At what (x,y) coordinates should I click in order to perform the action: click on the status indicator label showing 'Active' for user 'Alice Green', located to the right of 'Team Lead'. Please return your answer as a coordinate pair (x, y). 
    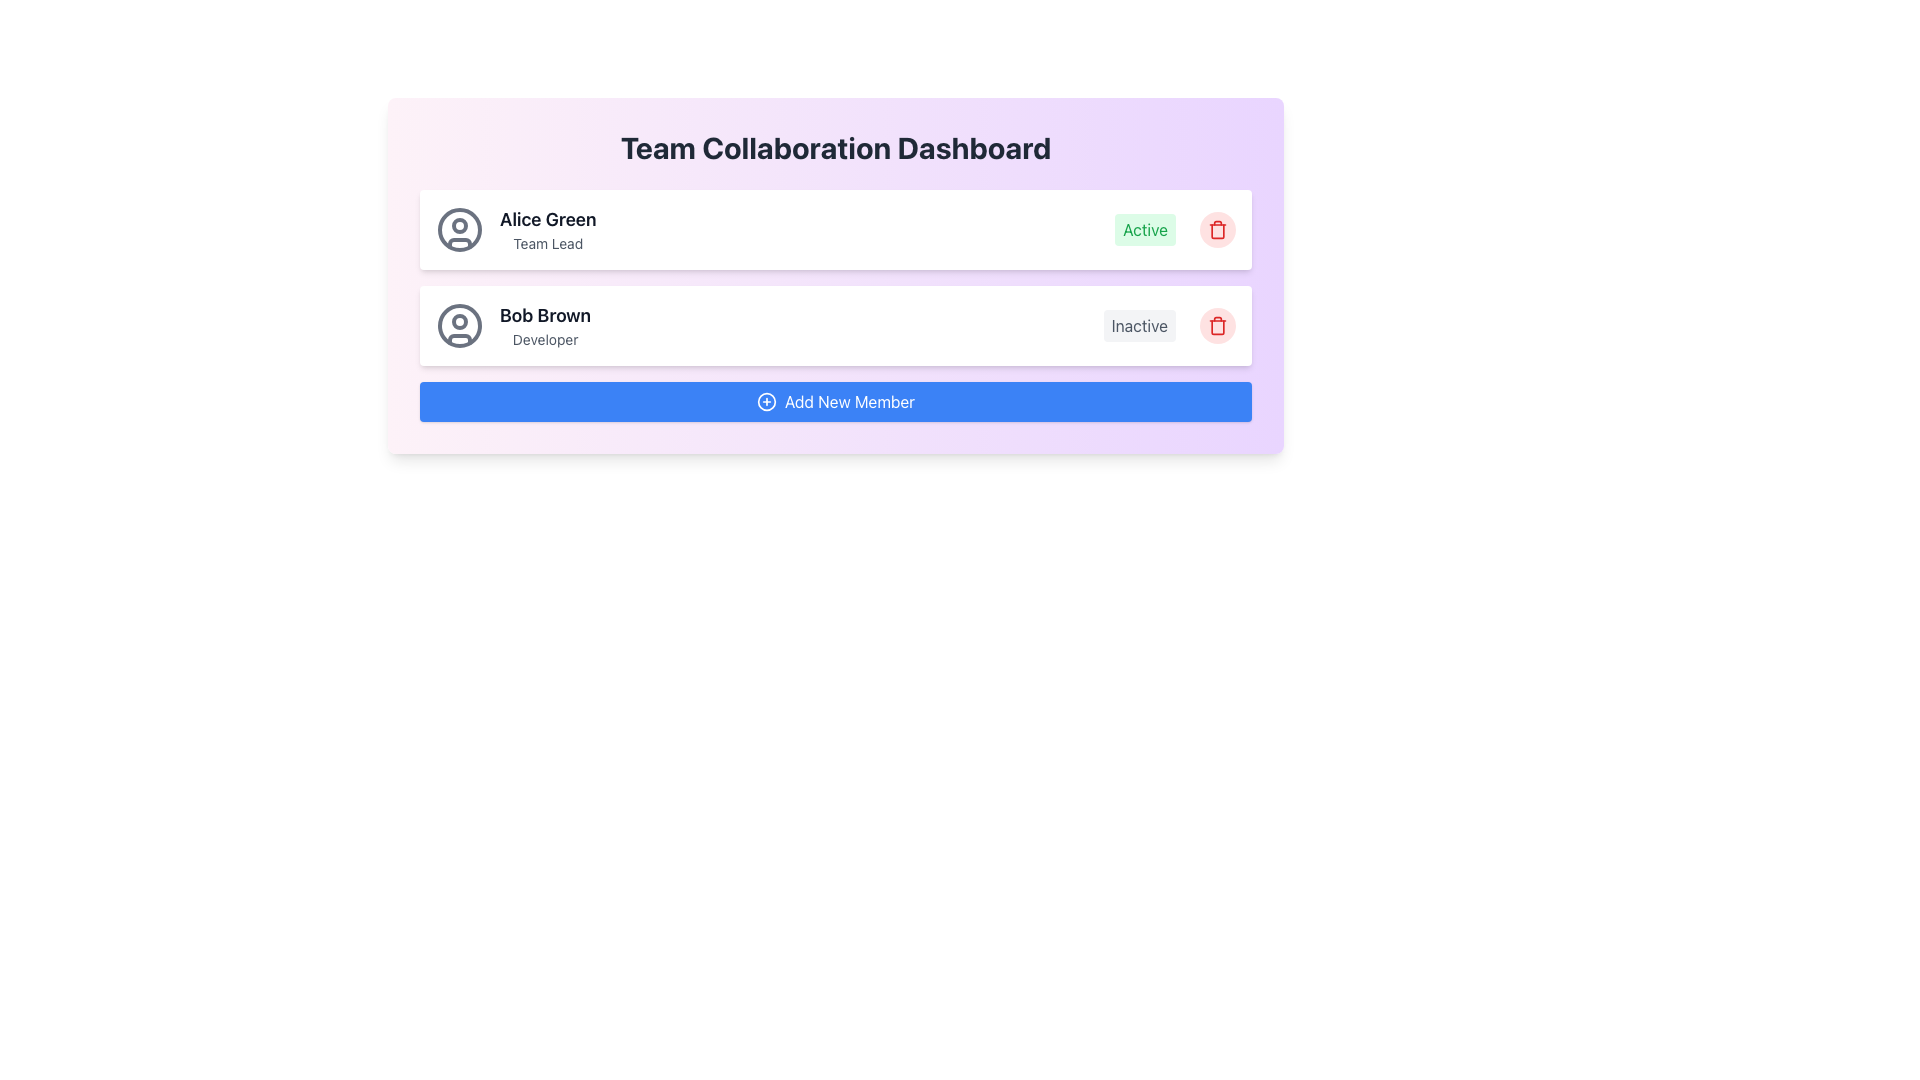
    Looking at the image, I should click on (1145, 229).